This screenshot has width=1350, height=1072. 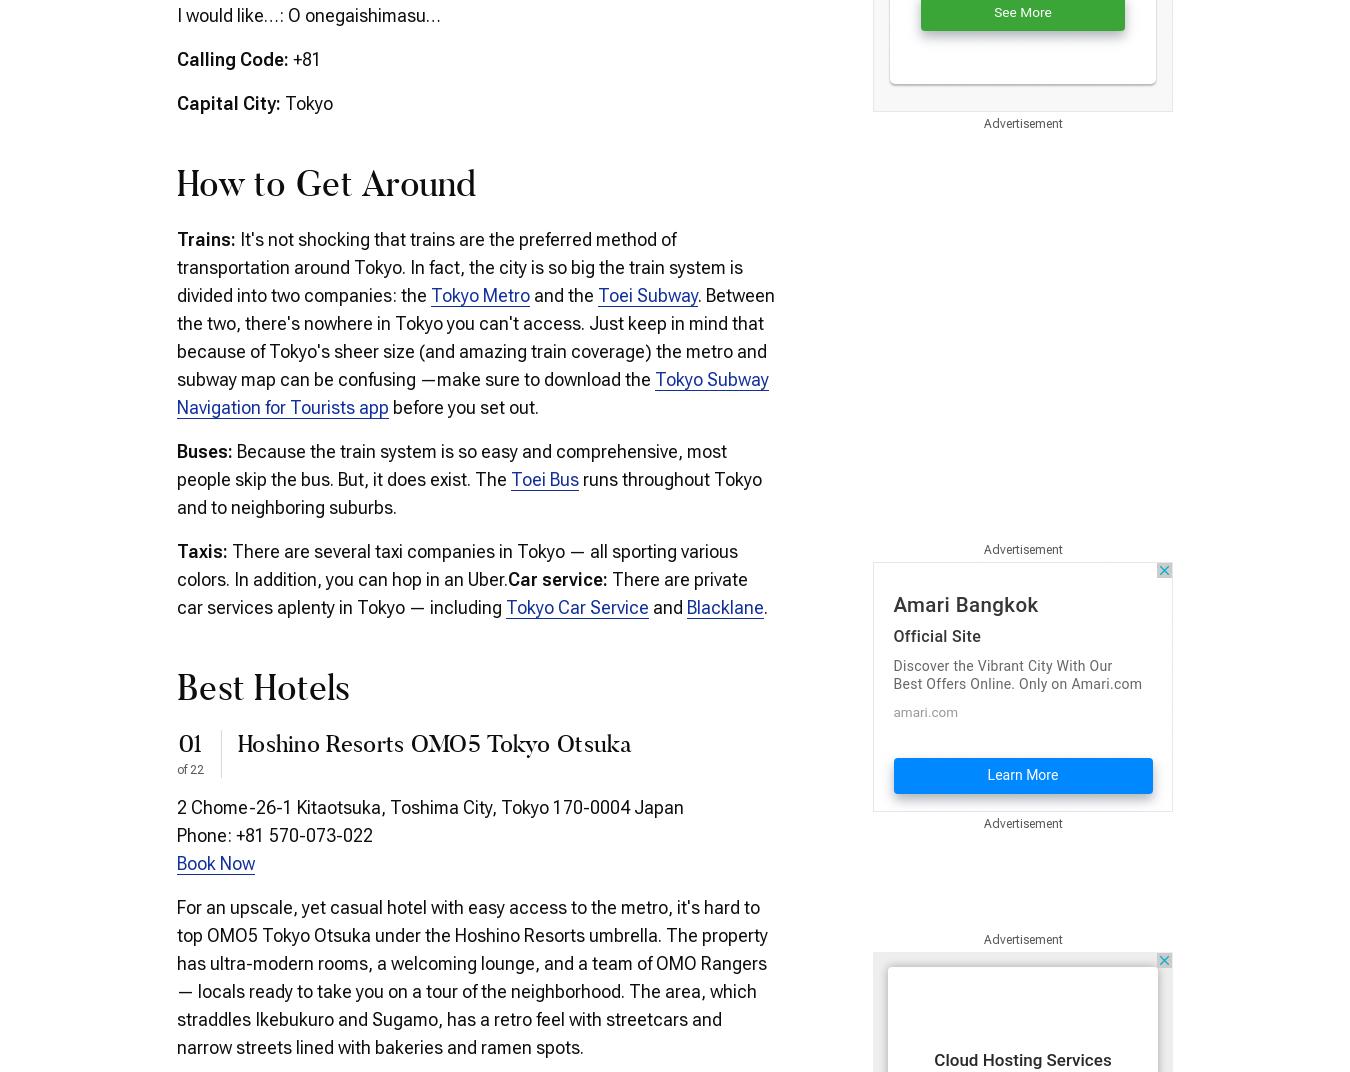 I want to click on 'of 22', so click(x=190, y=769).